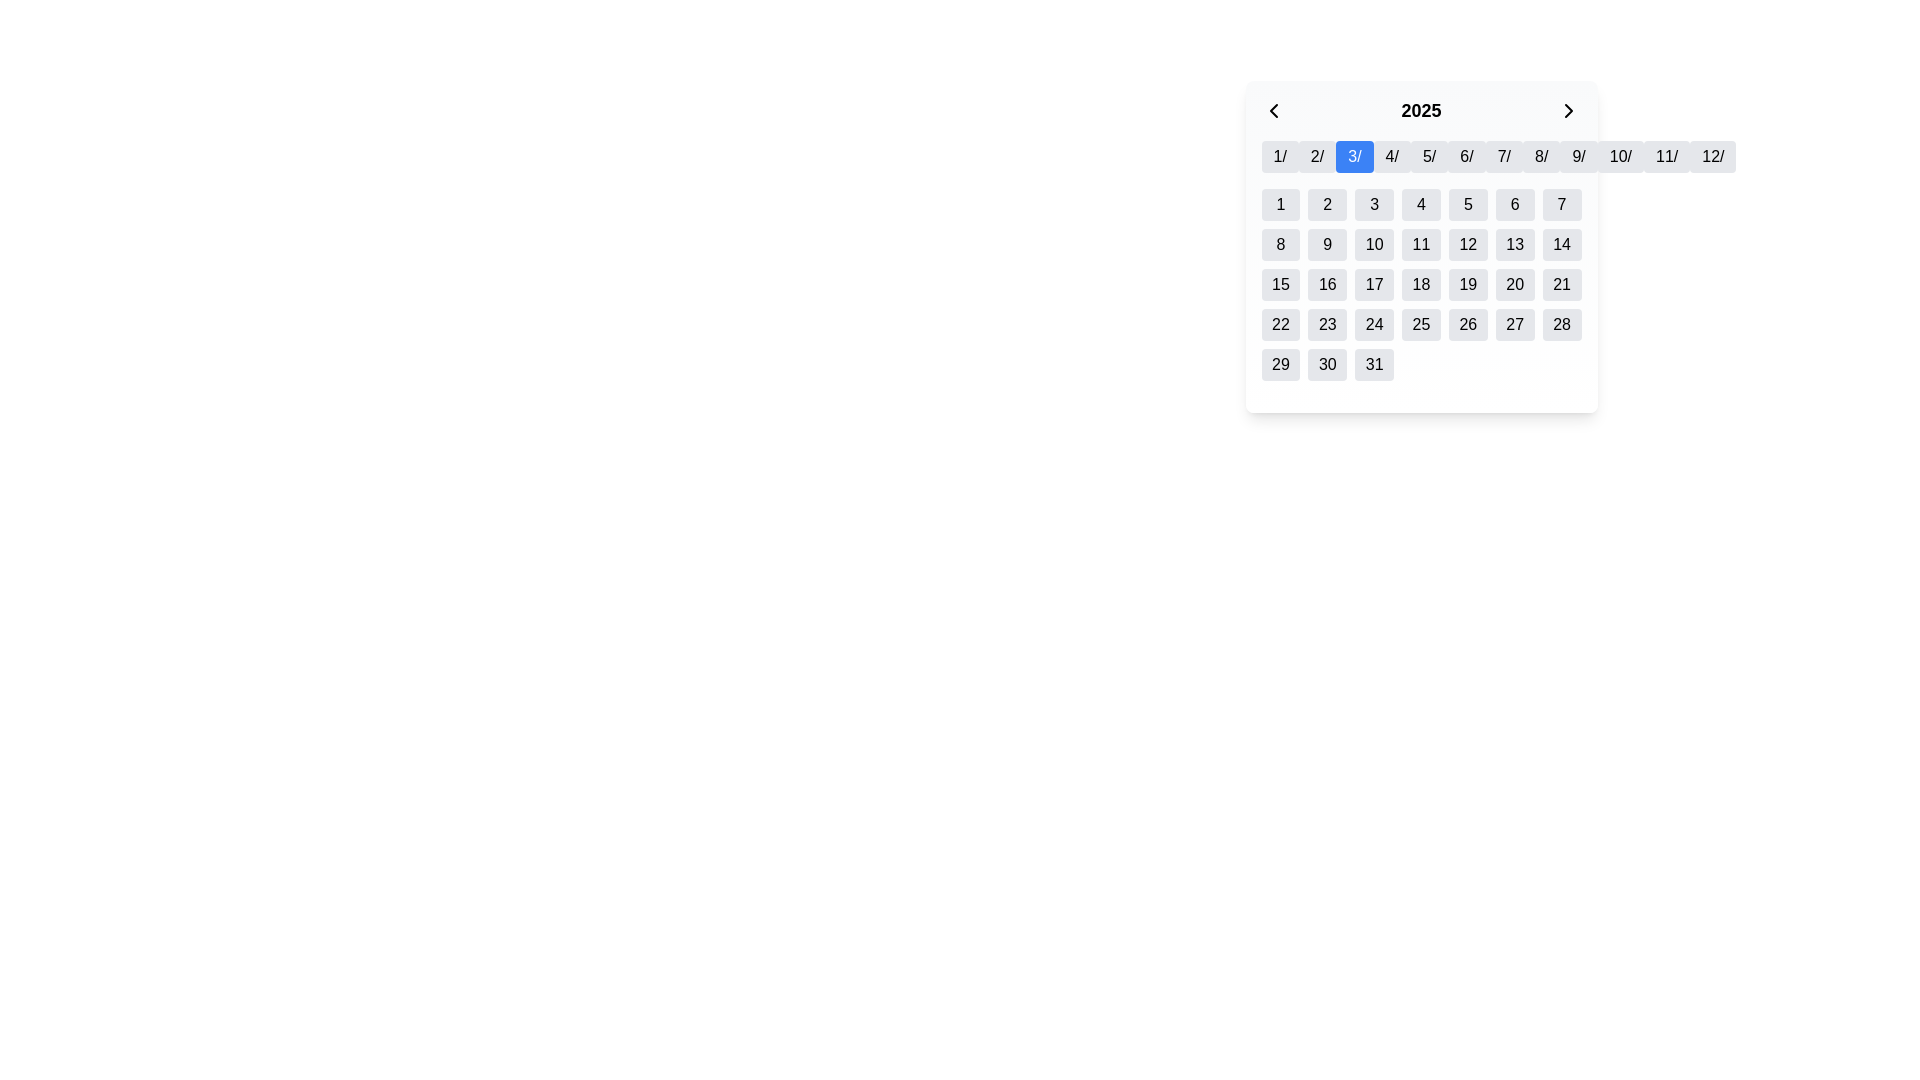  What do you see at coordinates (1540, 156) in the screenshot?
I see `the selectable calendar option button` at bounding box center [1540, 156].